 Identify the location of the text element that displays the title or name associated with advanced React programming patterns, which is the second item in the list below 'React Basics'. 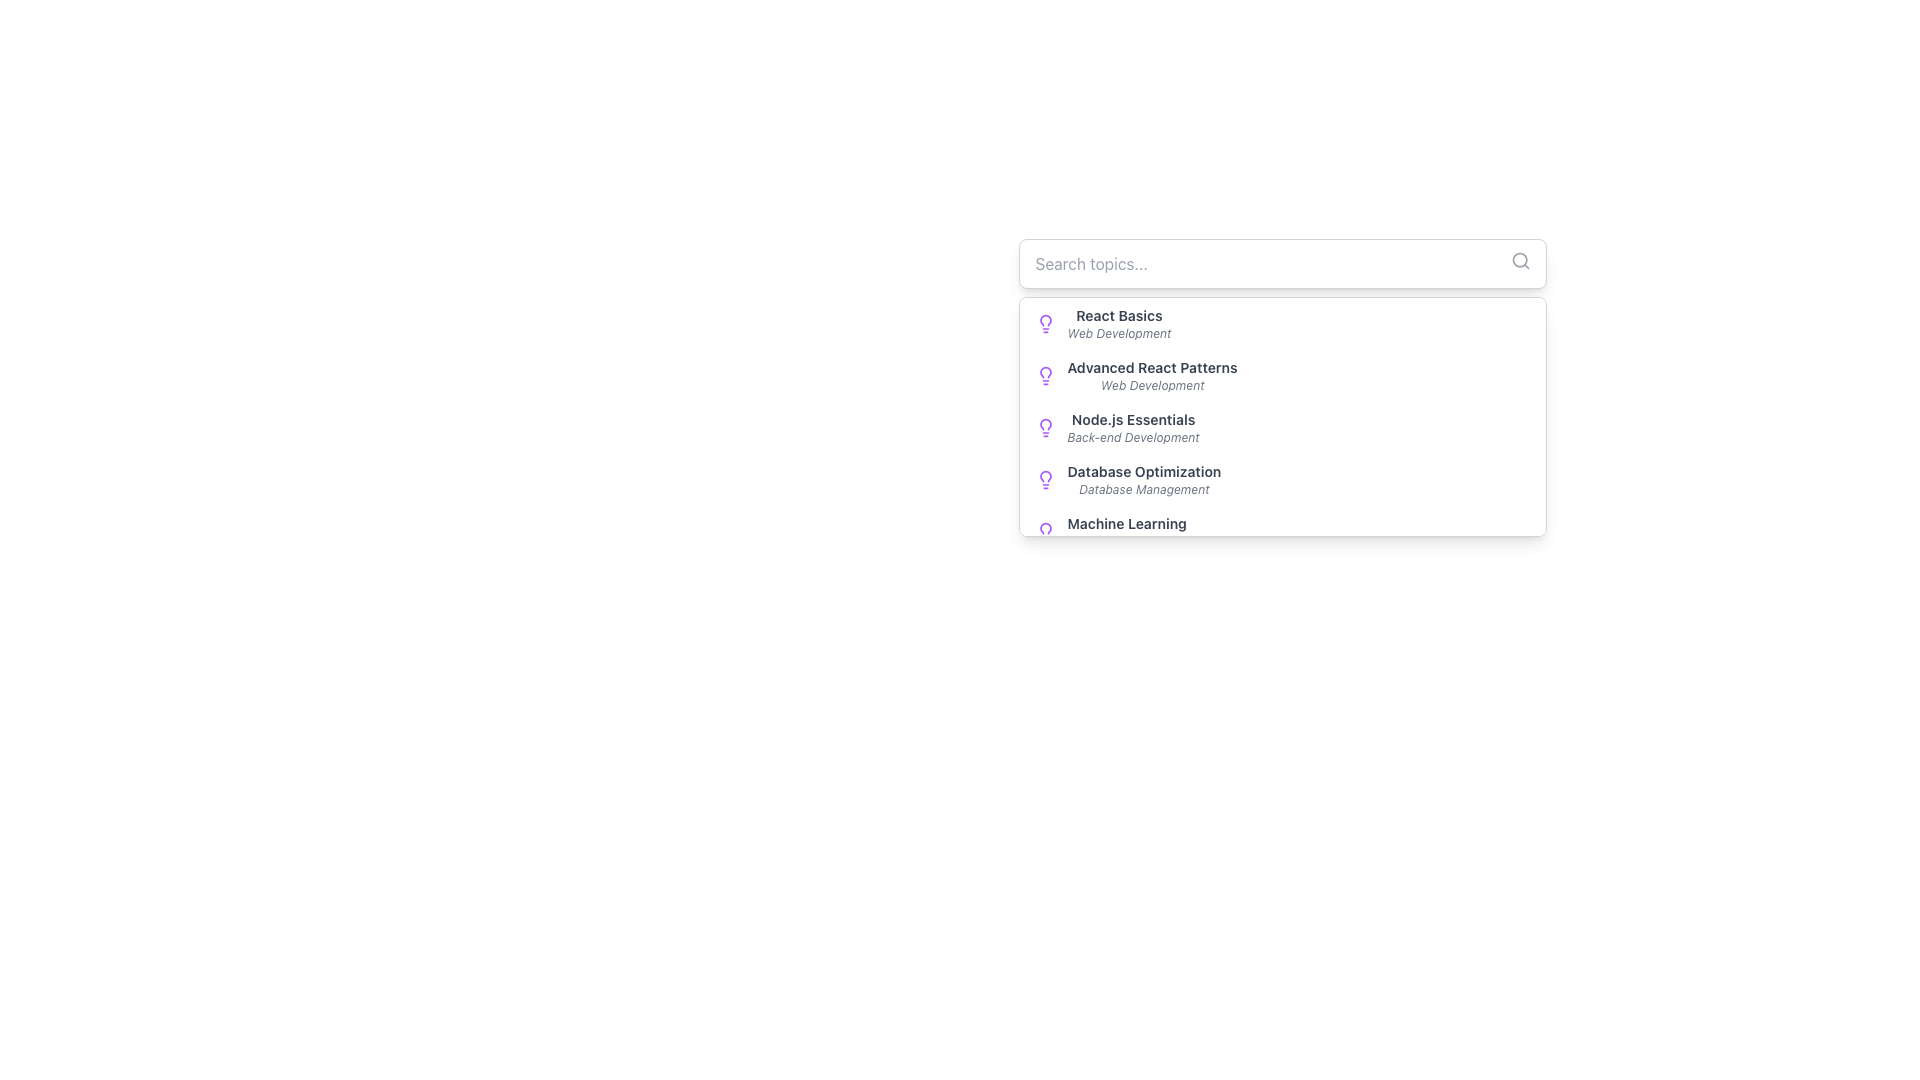
(1152, 367).